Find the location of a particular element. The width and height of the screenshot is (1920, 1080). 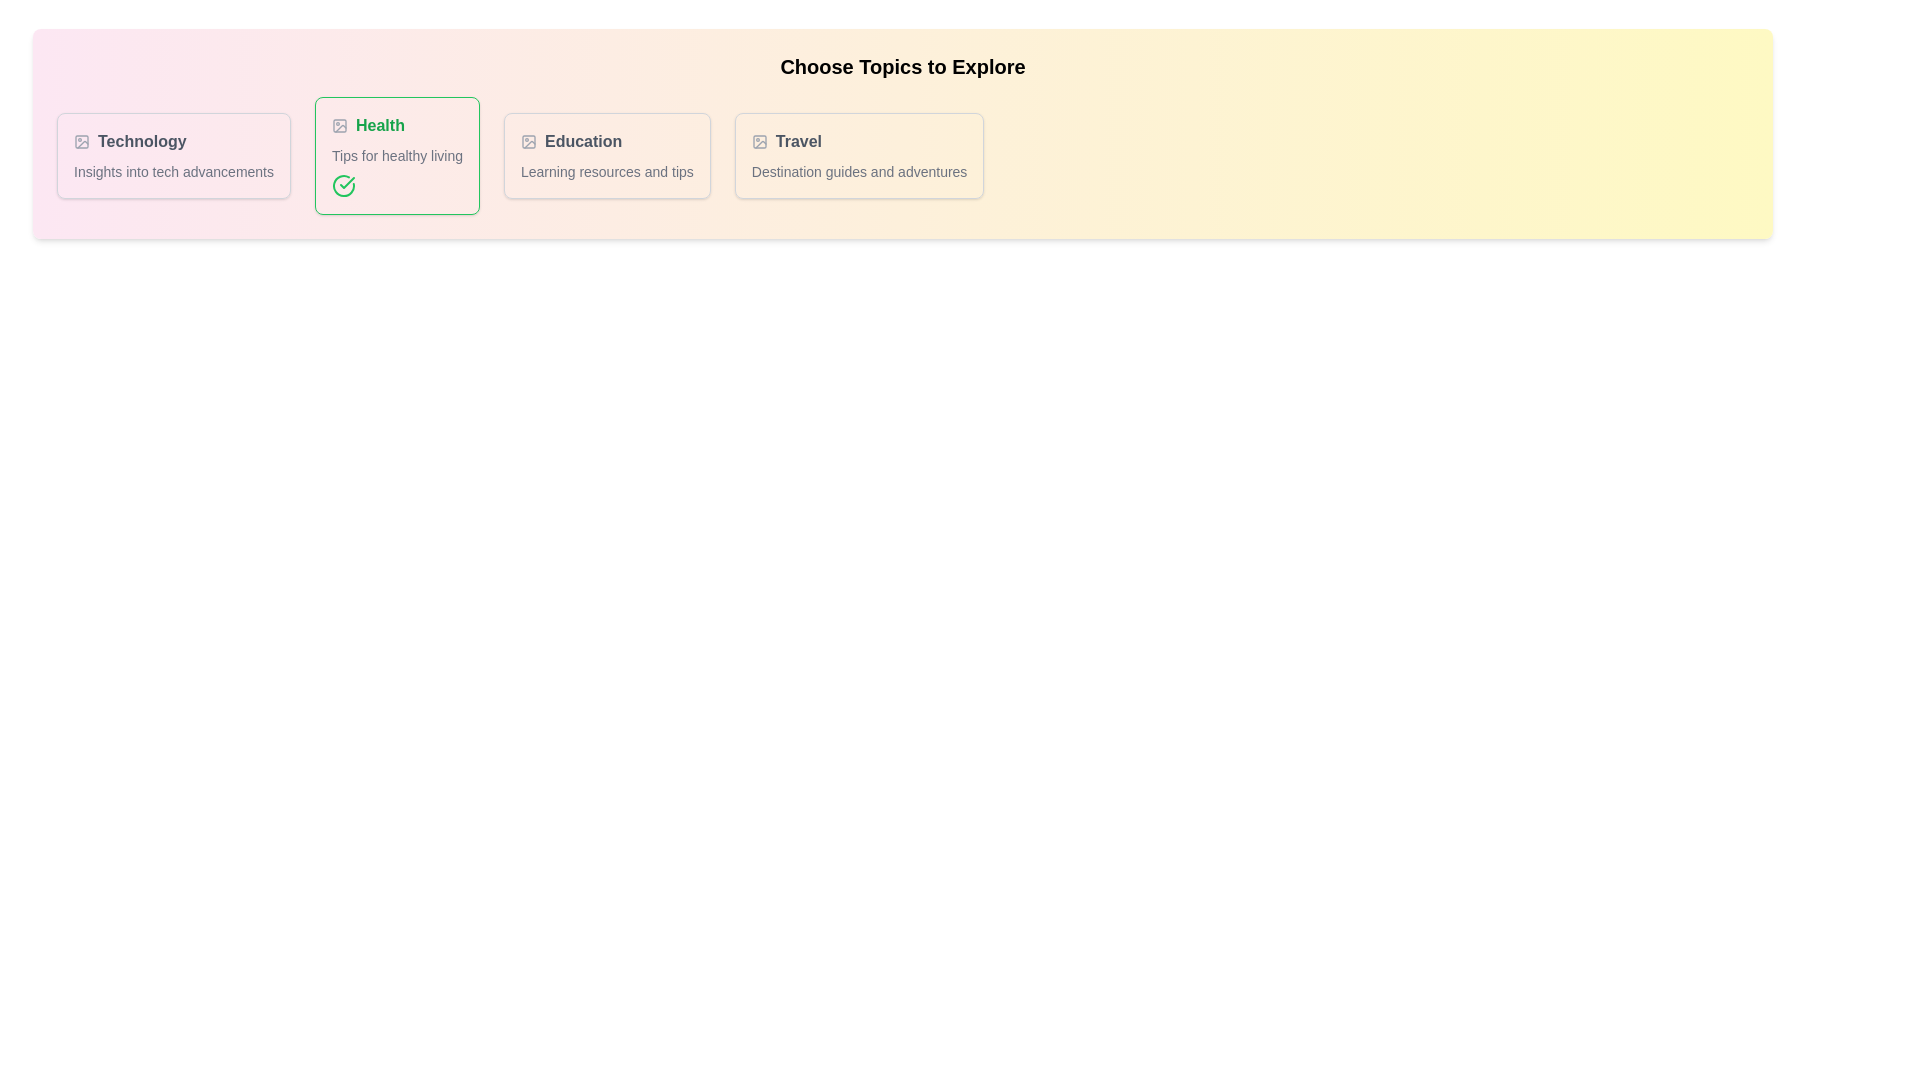

the tag named Travel to toggle its active state is located at coordinates (859, 154).